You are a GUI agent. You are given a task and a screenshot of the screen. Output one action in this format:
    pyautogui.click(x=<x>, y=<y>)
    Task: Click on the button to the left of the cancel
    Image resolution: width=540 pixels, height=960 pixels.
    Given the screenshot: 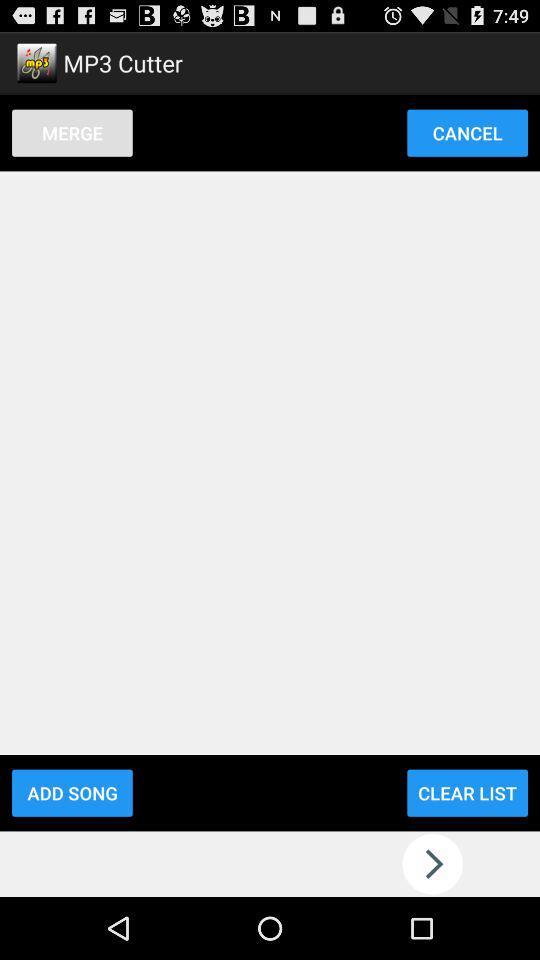 What is the action you would take?
    pyautogui.click(x=71, y=131)
    